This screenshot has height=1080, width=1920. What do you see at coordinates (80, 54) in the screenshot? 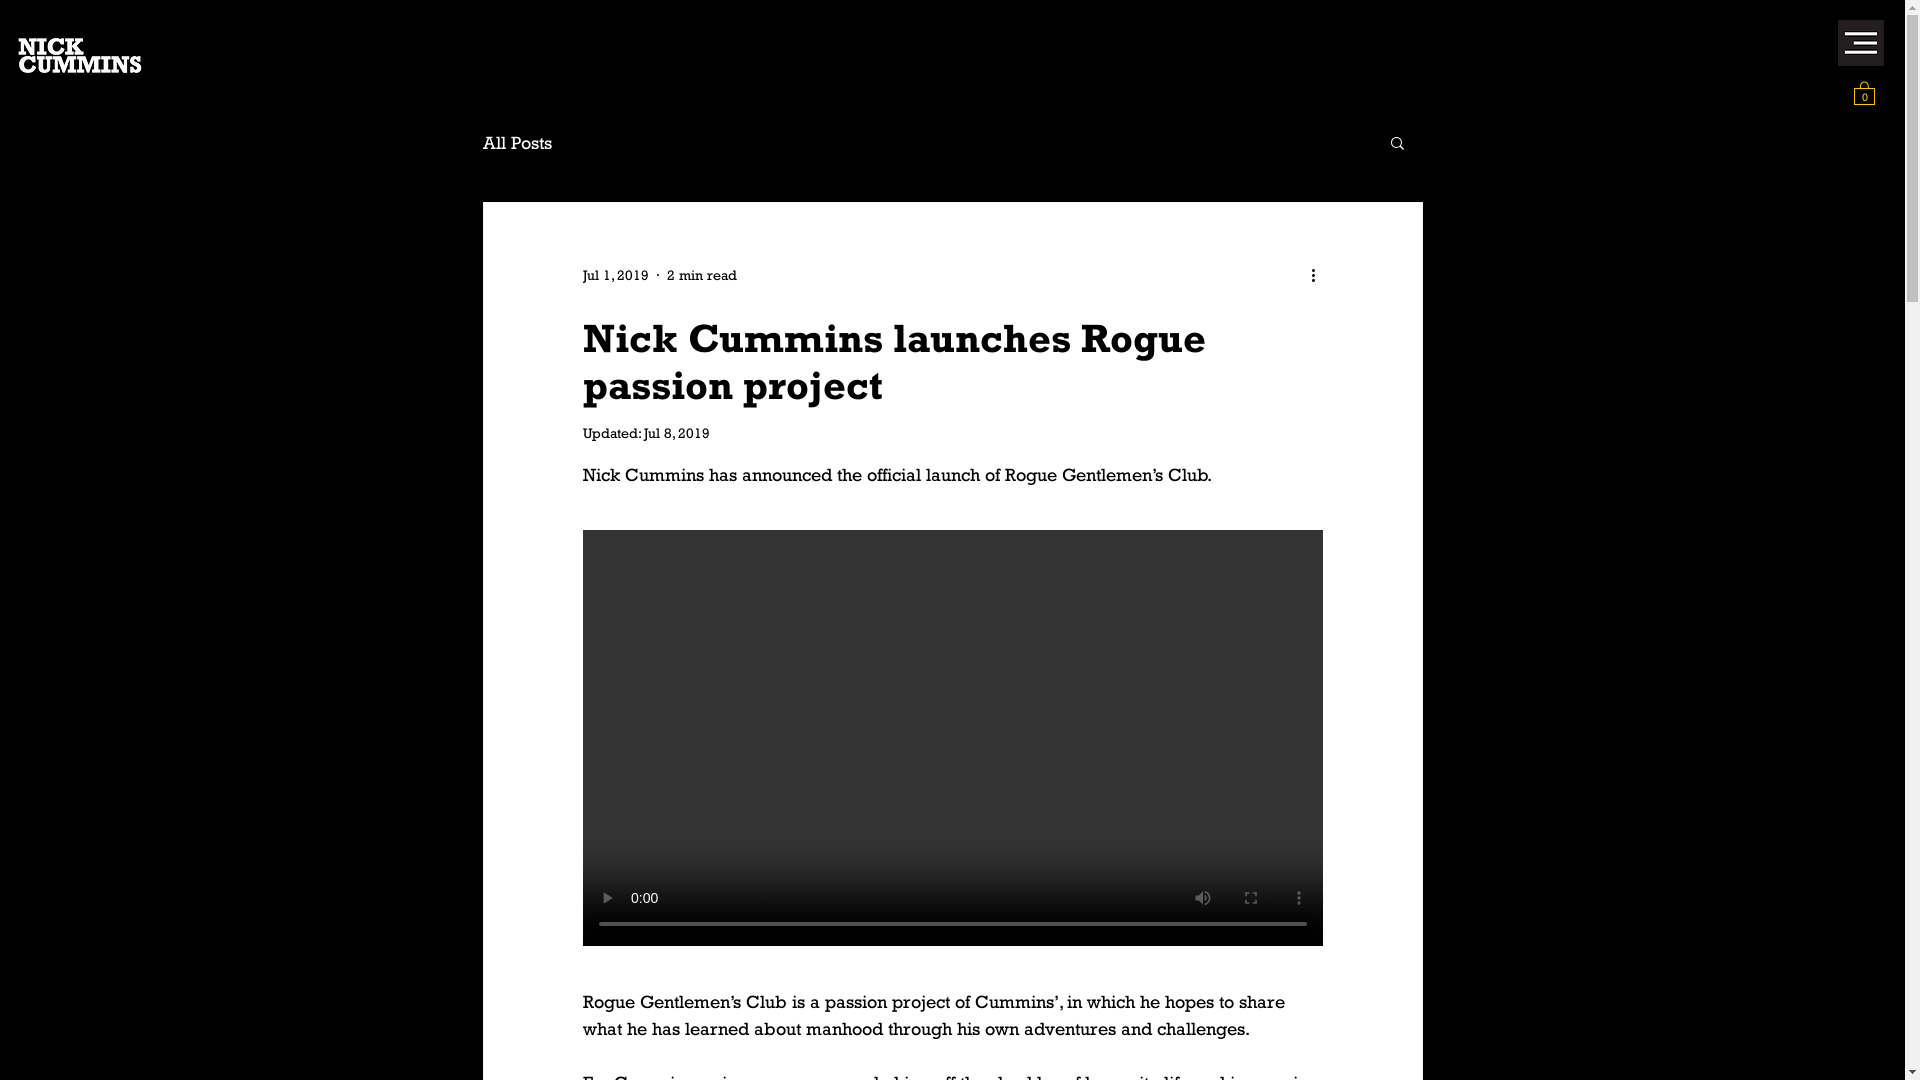
I see `'Nick Cummins Logo'` at bounding box center [80, 54].